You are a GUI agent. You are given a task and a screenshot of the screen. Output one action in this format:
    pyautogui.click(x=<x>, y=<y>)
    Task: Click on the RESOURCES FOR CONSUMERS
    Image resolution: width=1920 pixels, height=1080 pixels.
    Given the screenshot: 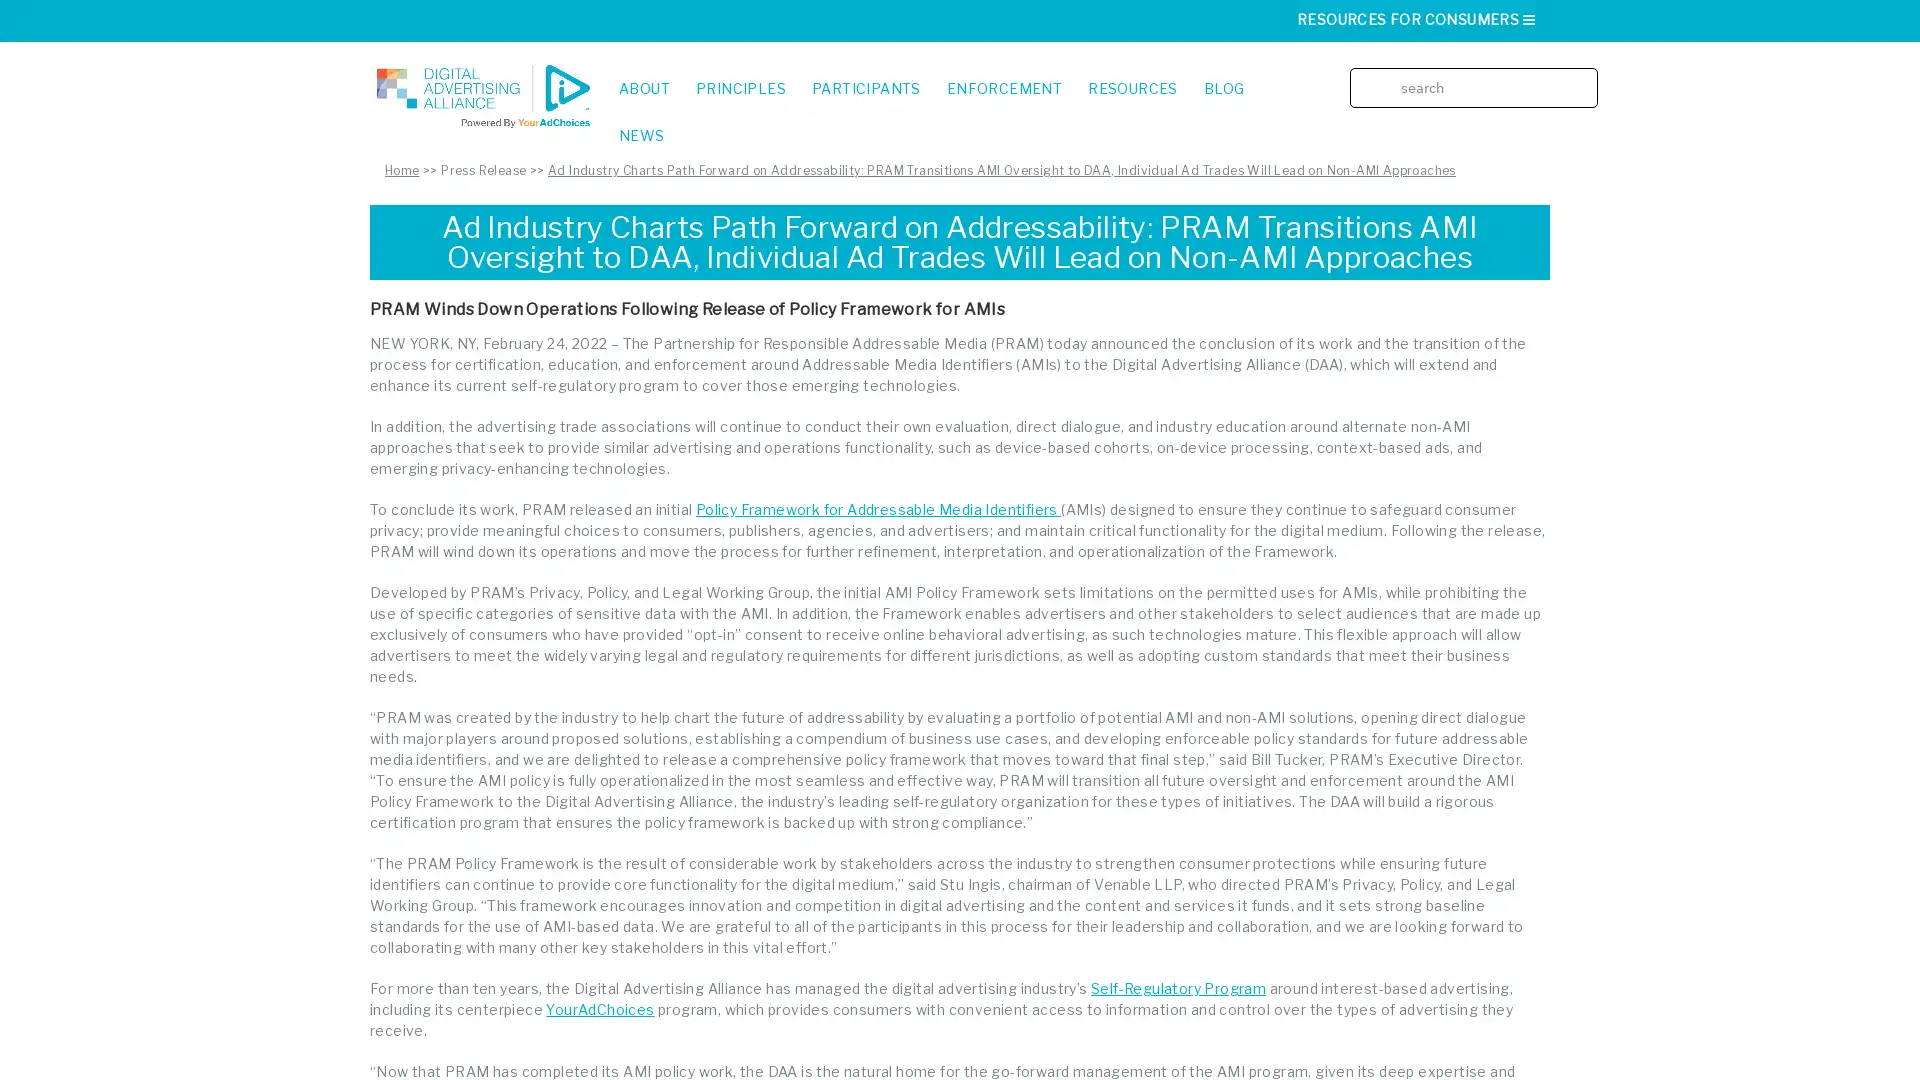 What is the action you would take?
    pyautogui.click(x=1416, y=19)
    